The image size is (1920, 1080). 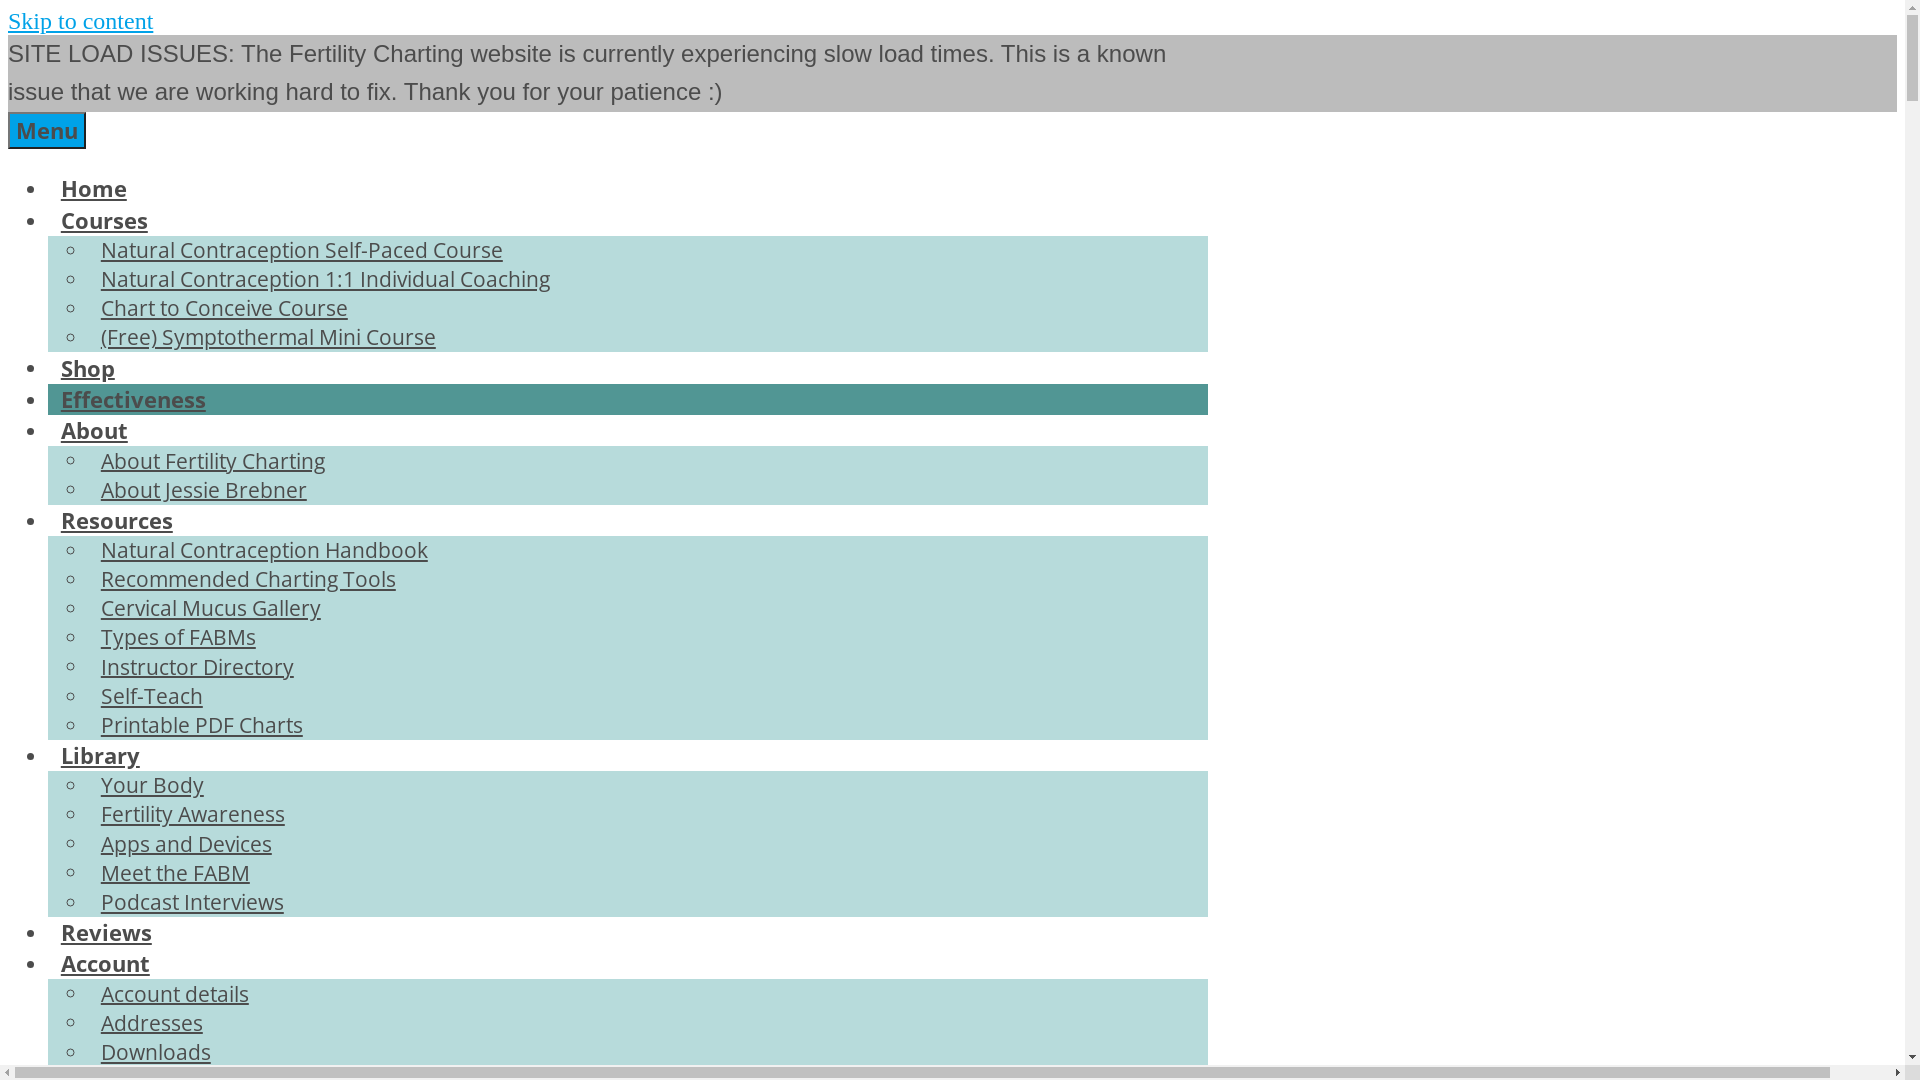 What do you see at coordinates (203, 489) in the screenshot?
I see `'About Jessie Brebner'` at bounding box center [203, 489].